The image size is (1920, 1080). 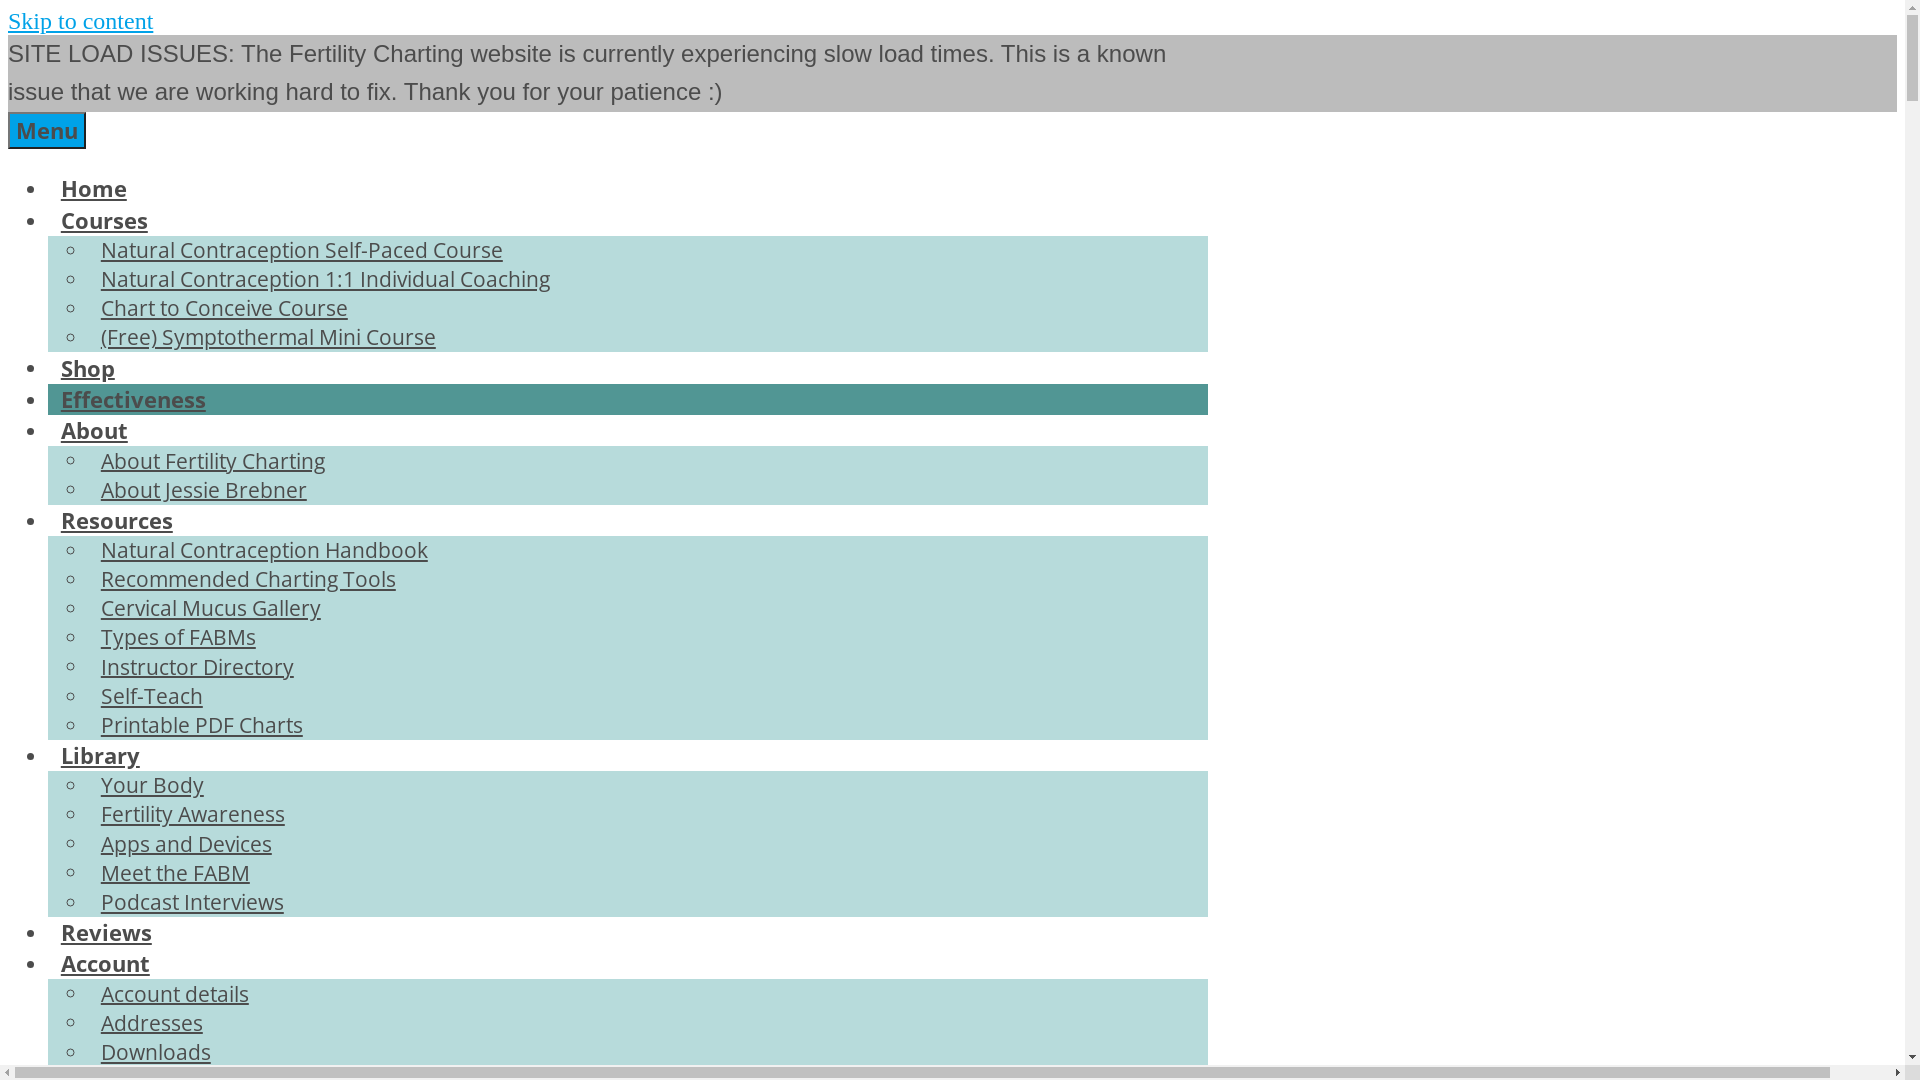 What do you see at coordinates (203, 489) in the screenshot?
I see `'About Jessie Brebner'` at bounding box center [203, 489].